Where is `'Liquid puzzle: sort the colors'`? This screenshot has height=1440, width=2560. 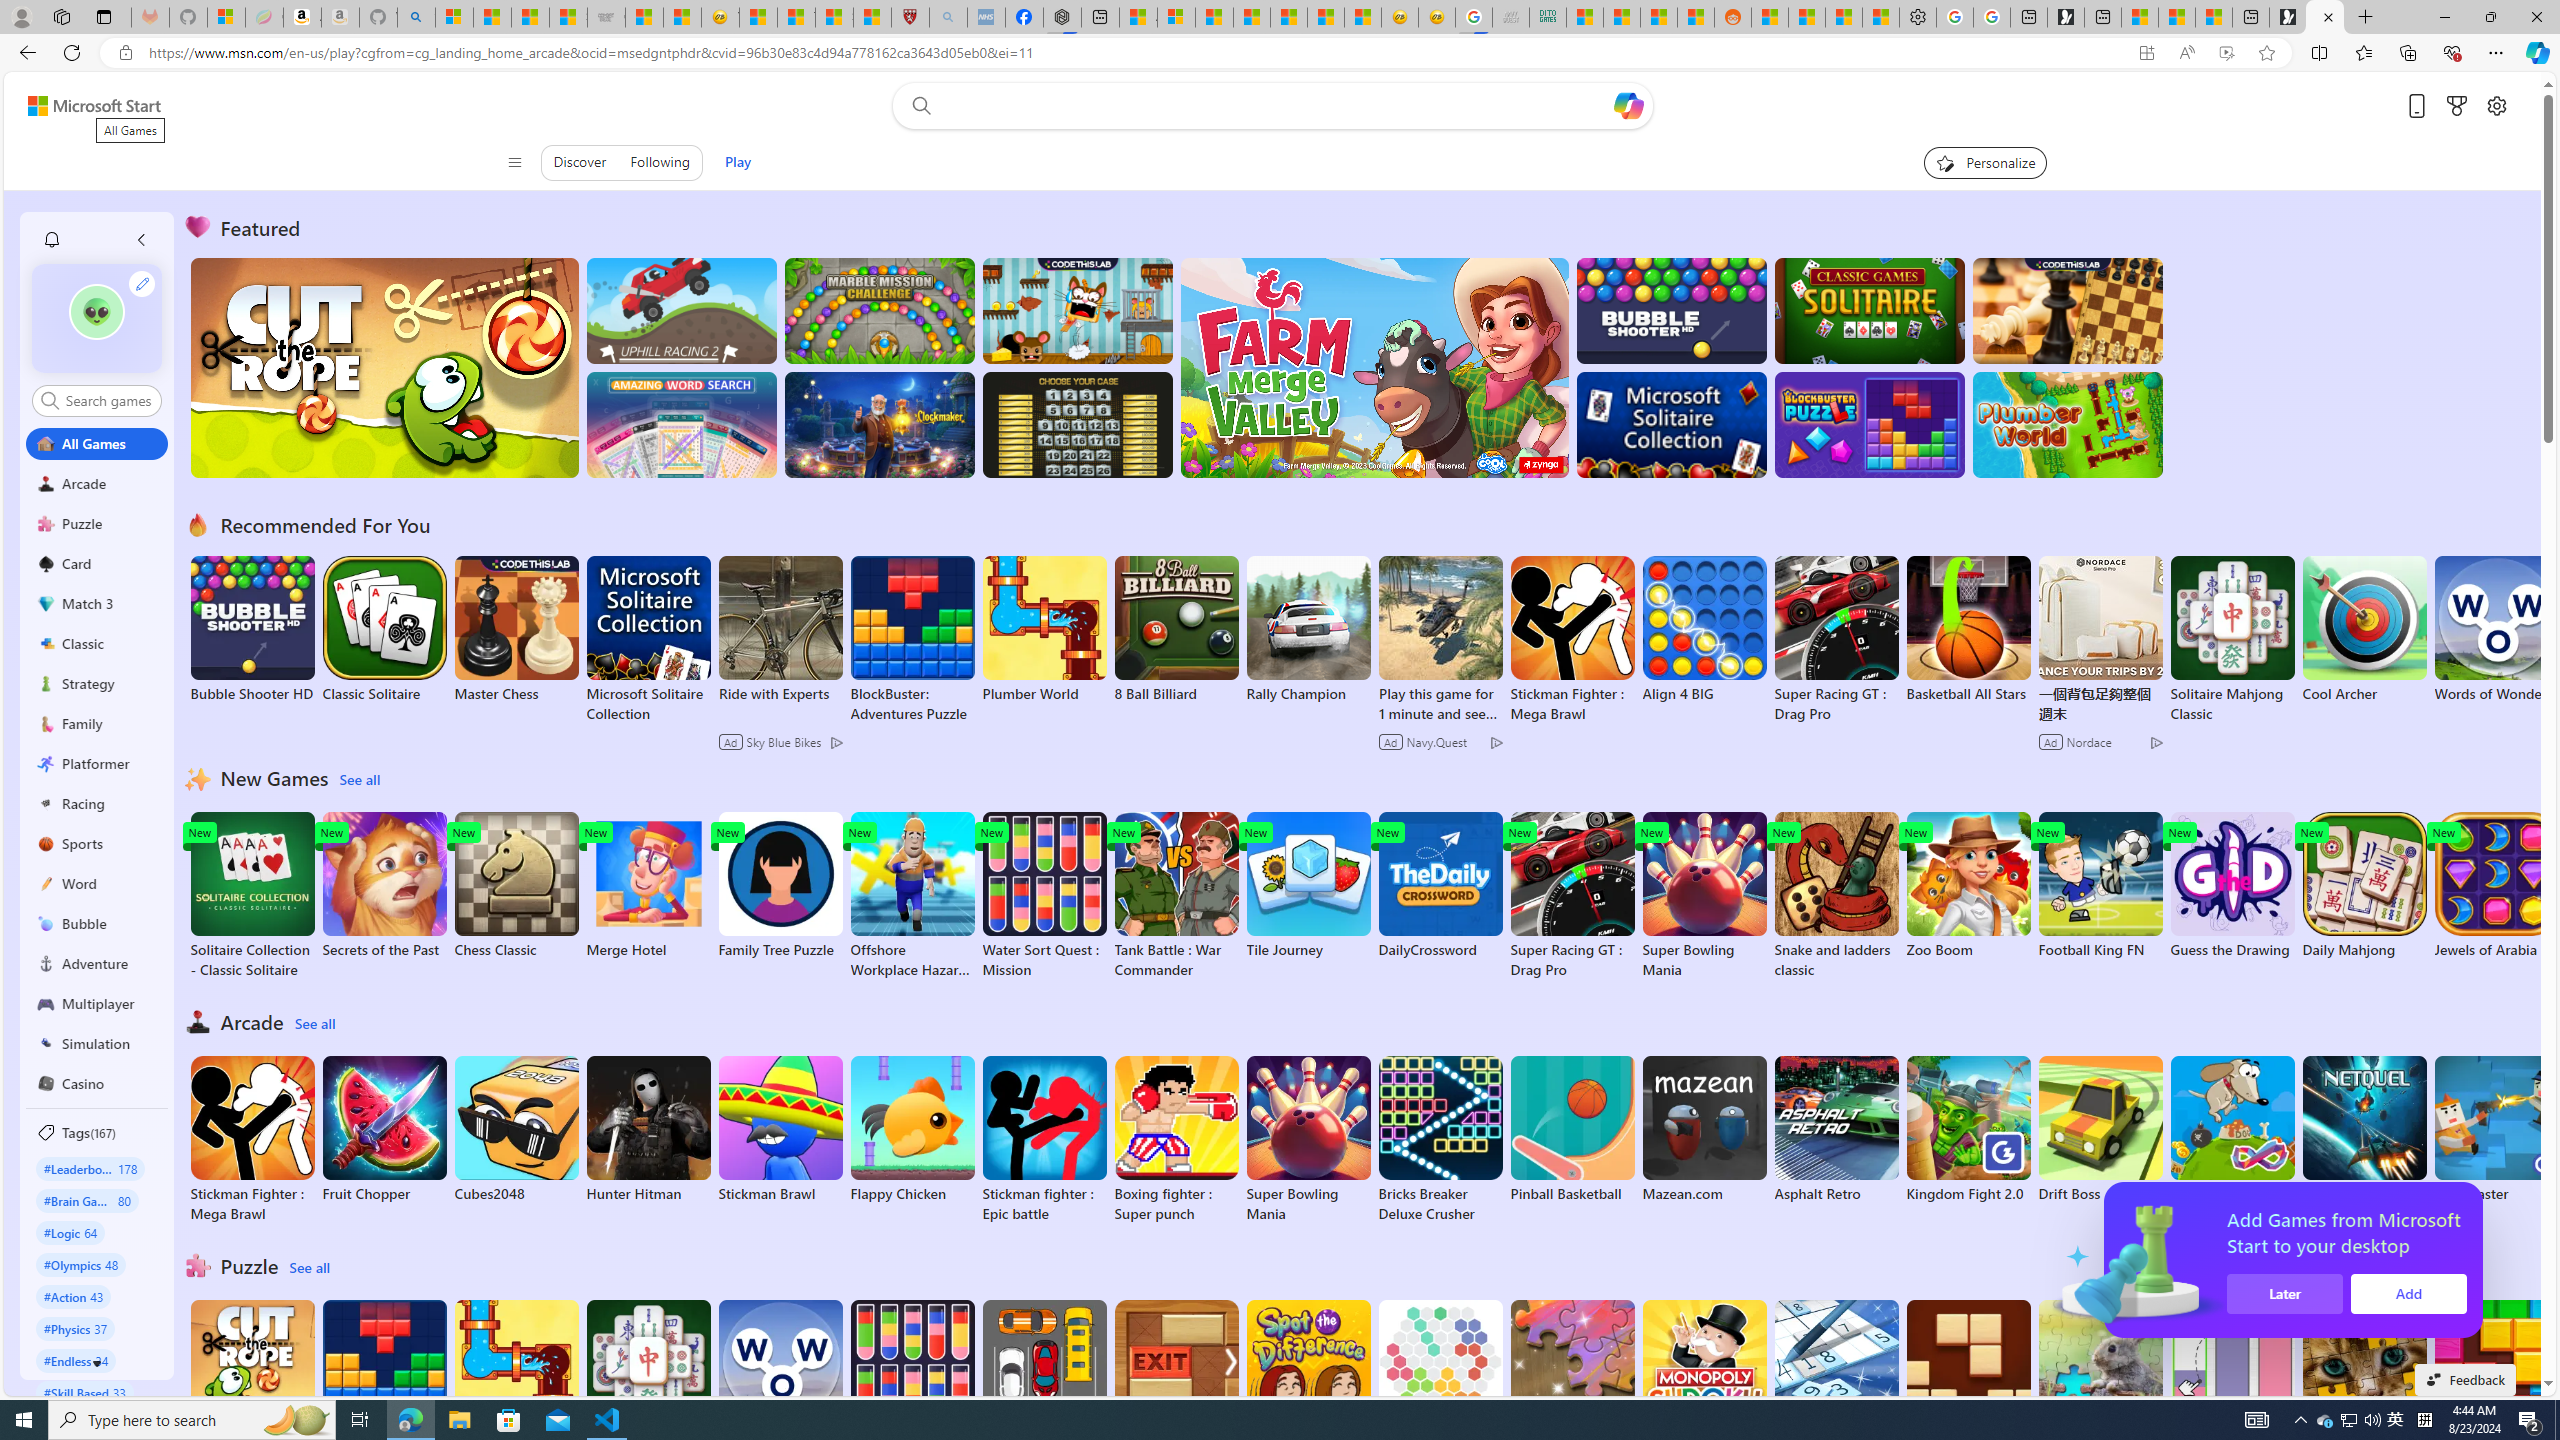
'Liquid puzzle: sort the colors' is located at coordinates (2231, 1382).